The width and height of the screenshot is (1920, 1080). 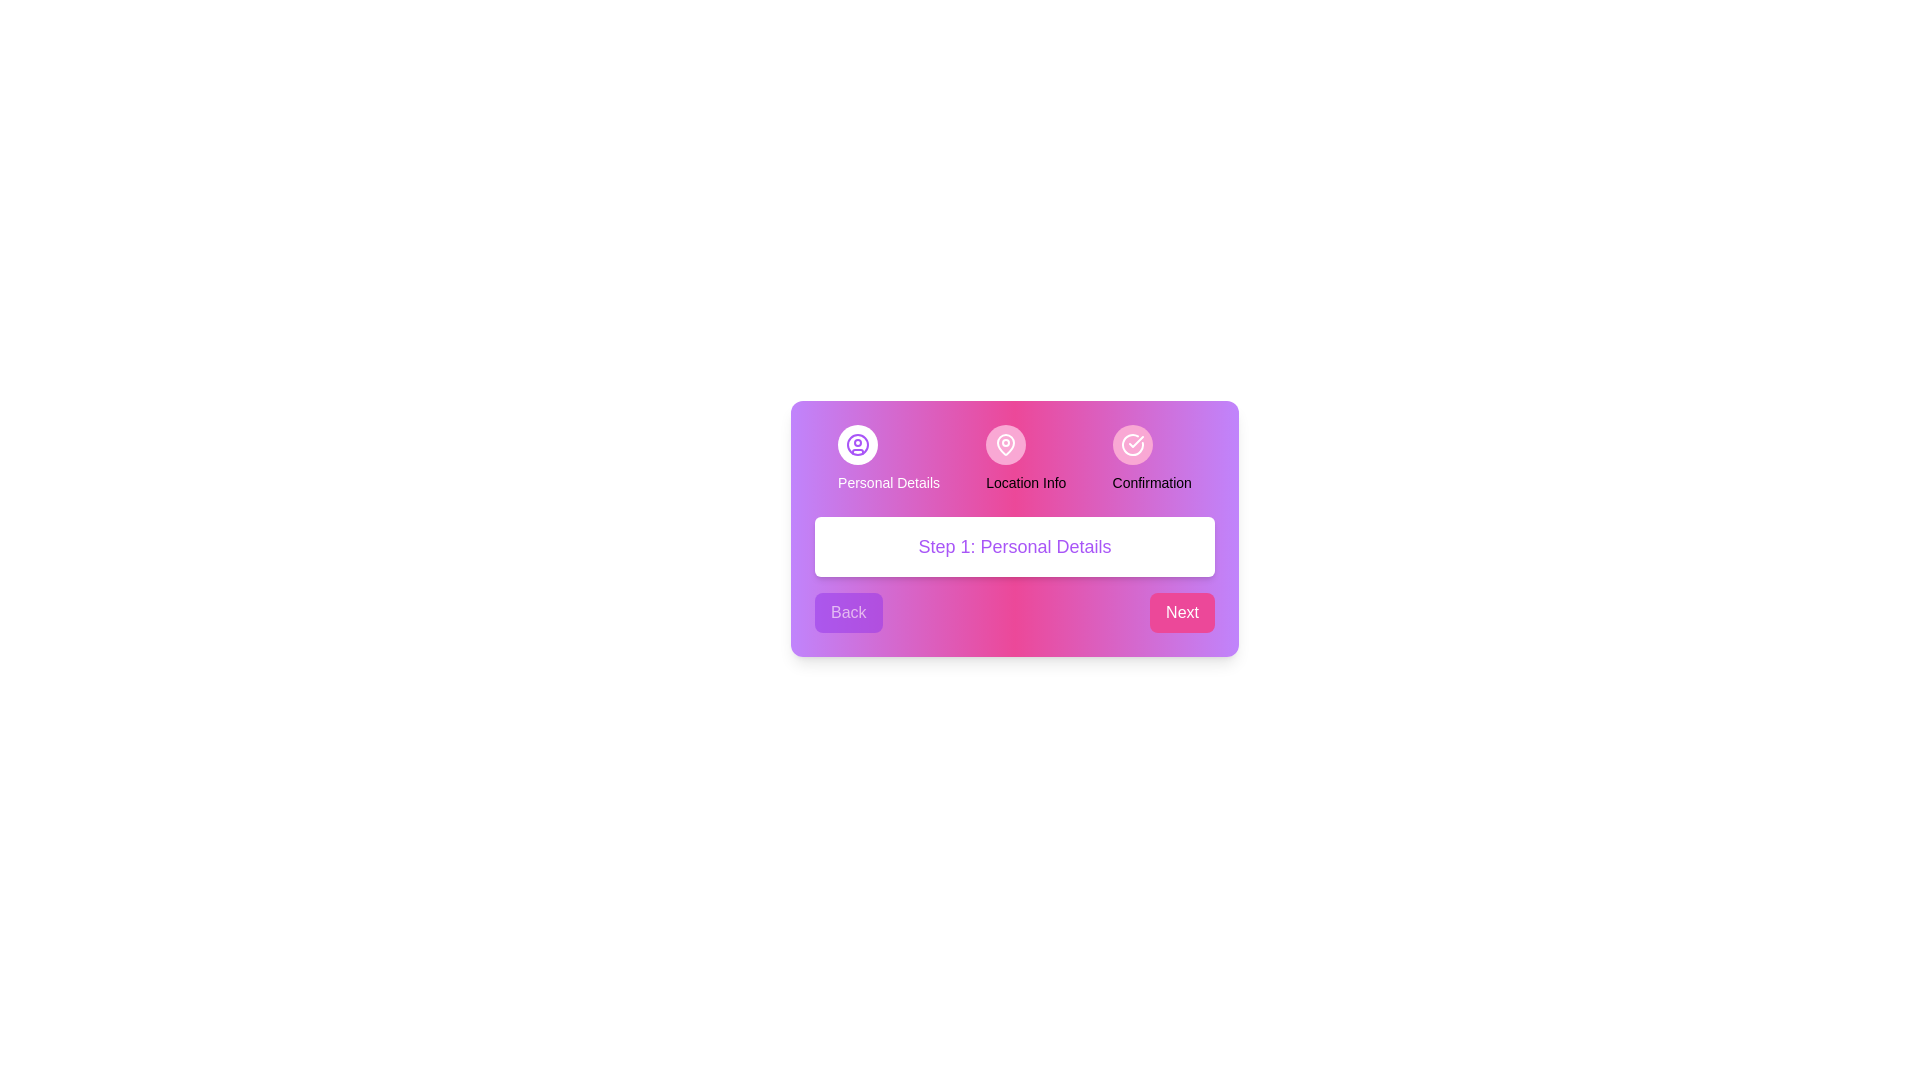 What do you see at coordinates (848, 612) in the screenshot?
I see `the 'Back' button to return to the previous step` at bounding box center [848, 612].